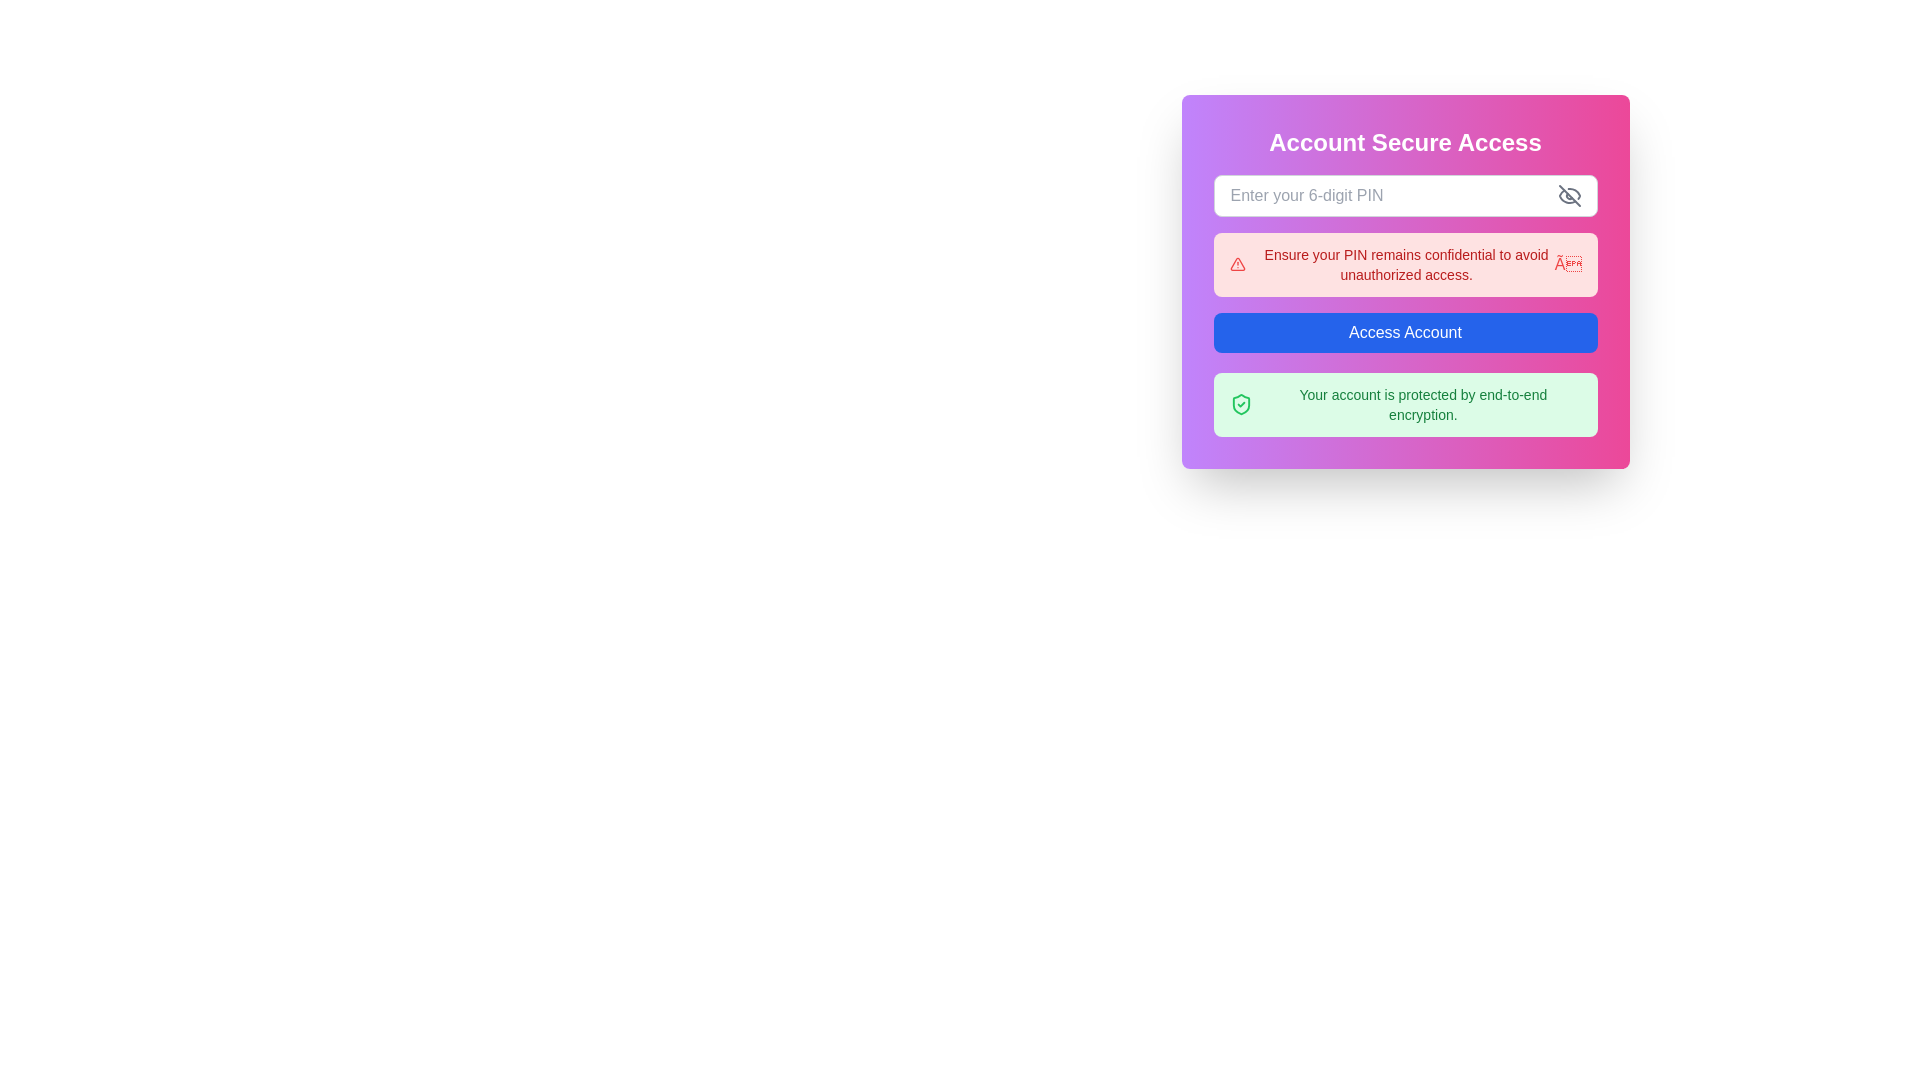 This screenshot has width=1920, height=1080. Describe the element at coordinates (1240, 405) in the screenshot. I see `the shield icon with a checkmark inside, which is located in the bottom green notification box of the card` at that location.